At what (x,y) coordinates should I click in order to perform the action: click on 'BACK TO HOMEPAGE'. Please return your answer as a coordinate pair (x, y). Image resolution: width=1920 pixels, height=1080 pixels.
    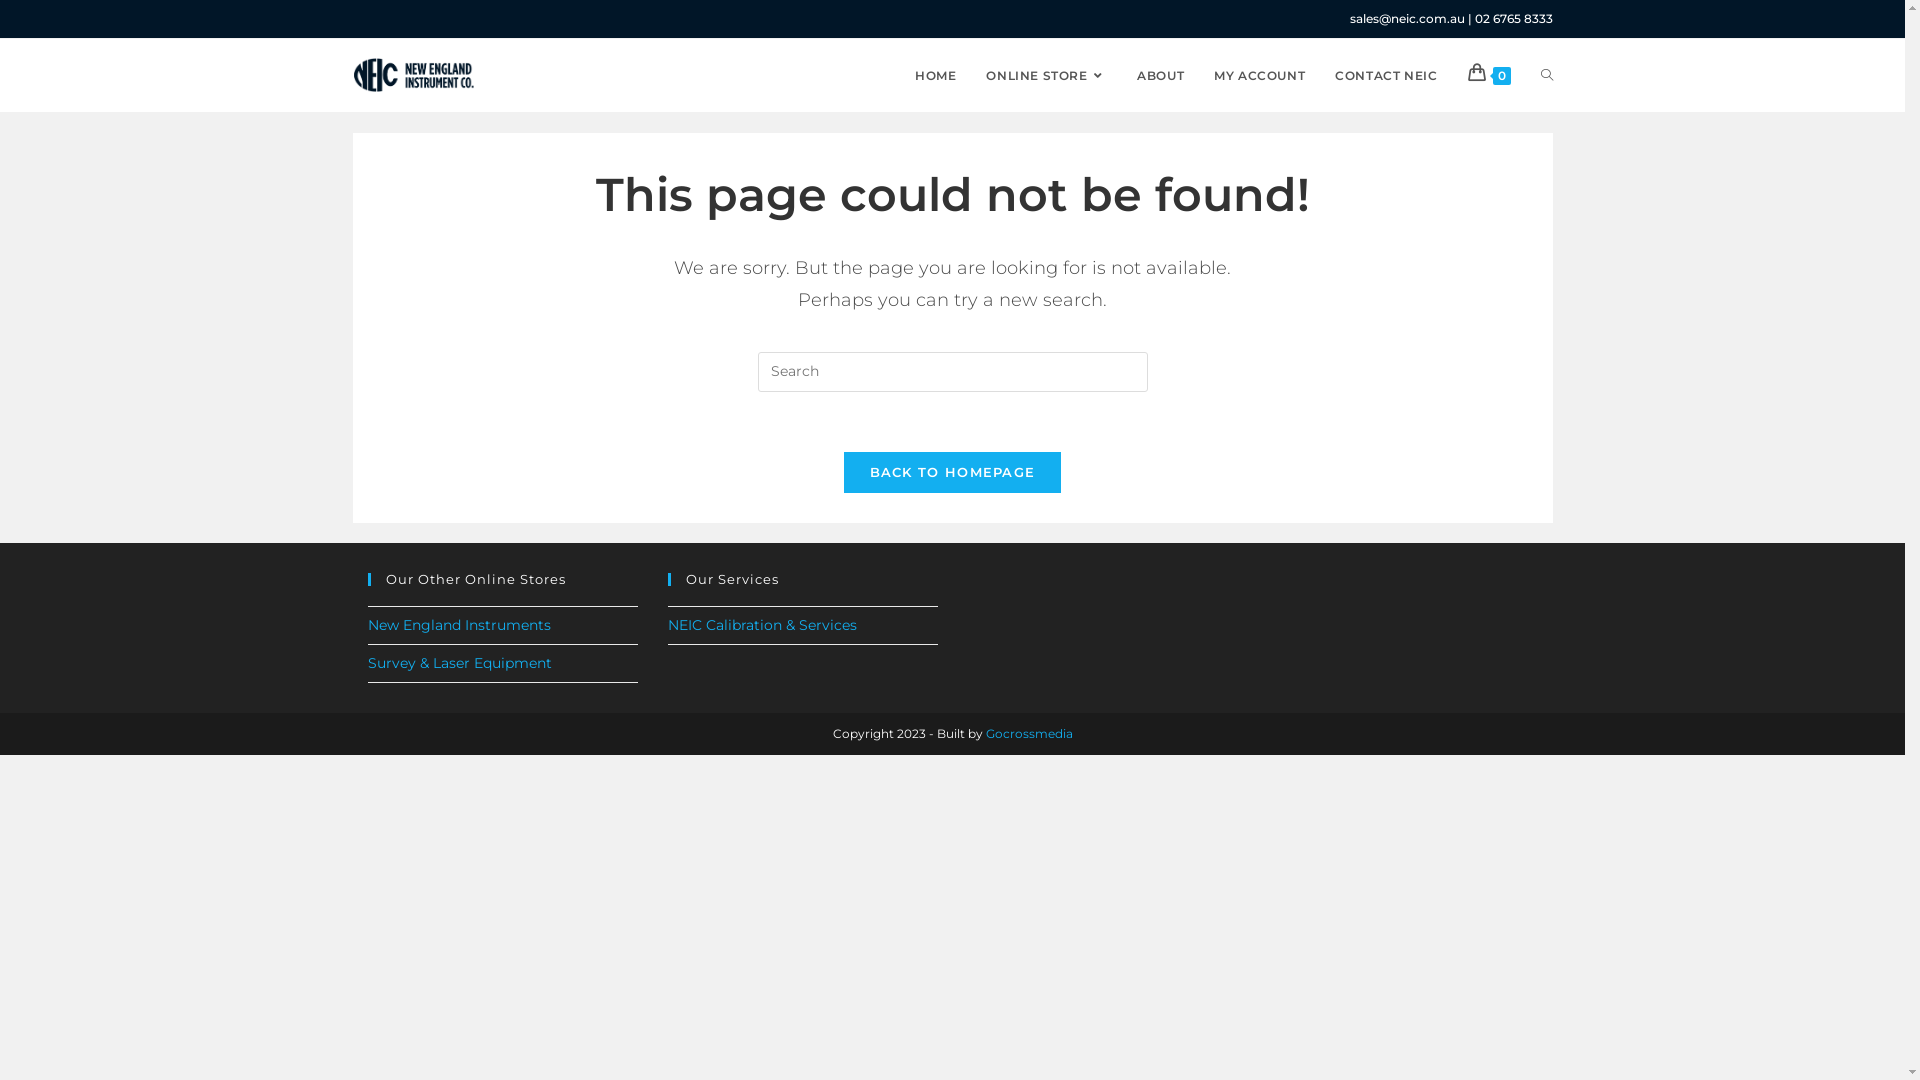
    Looking at the image, I should click on (952, 472).